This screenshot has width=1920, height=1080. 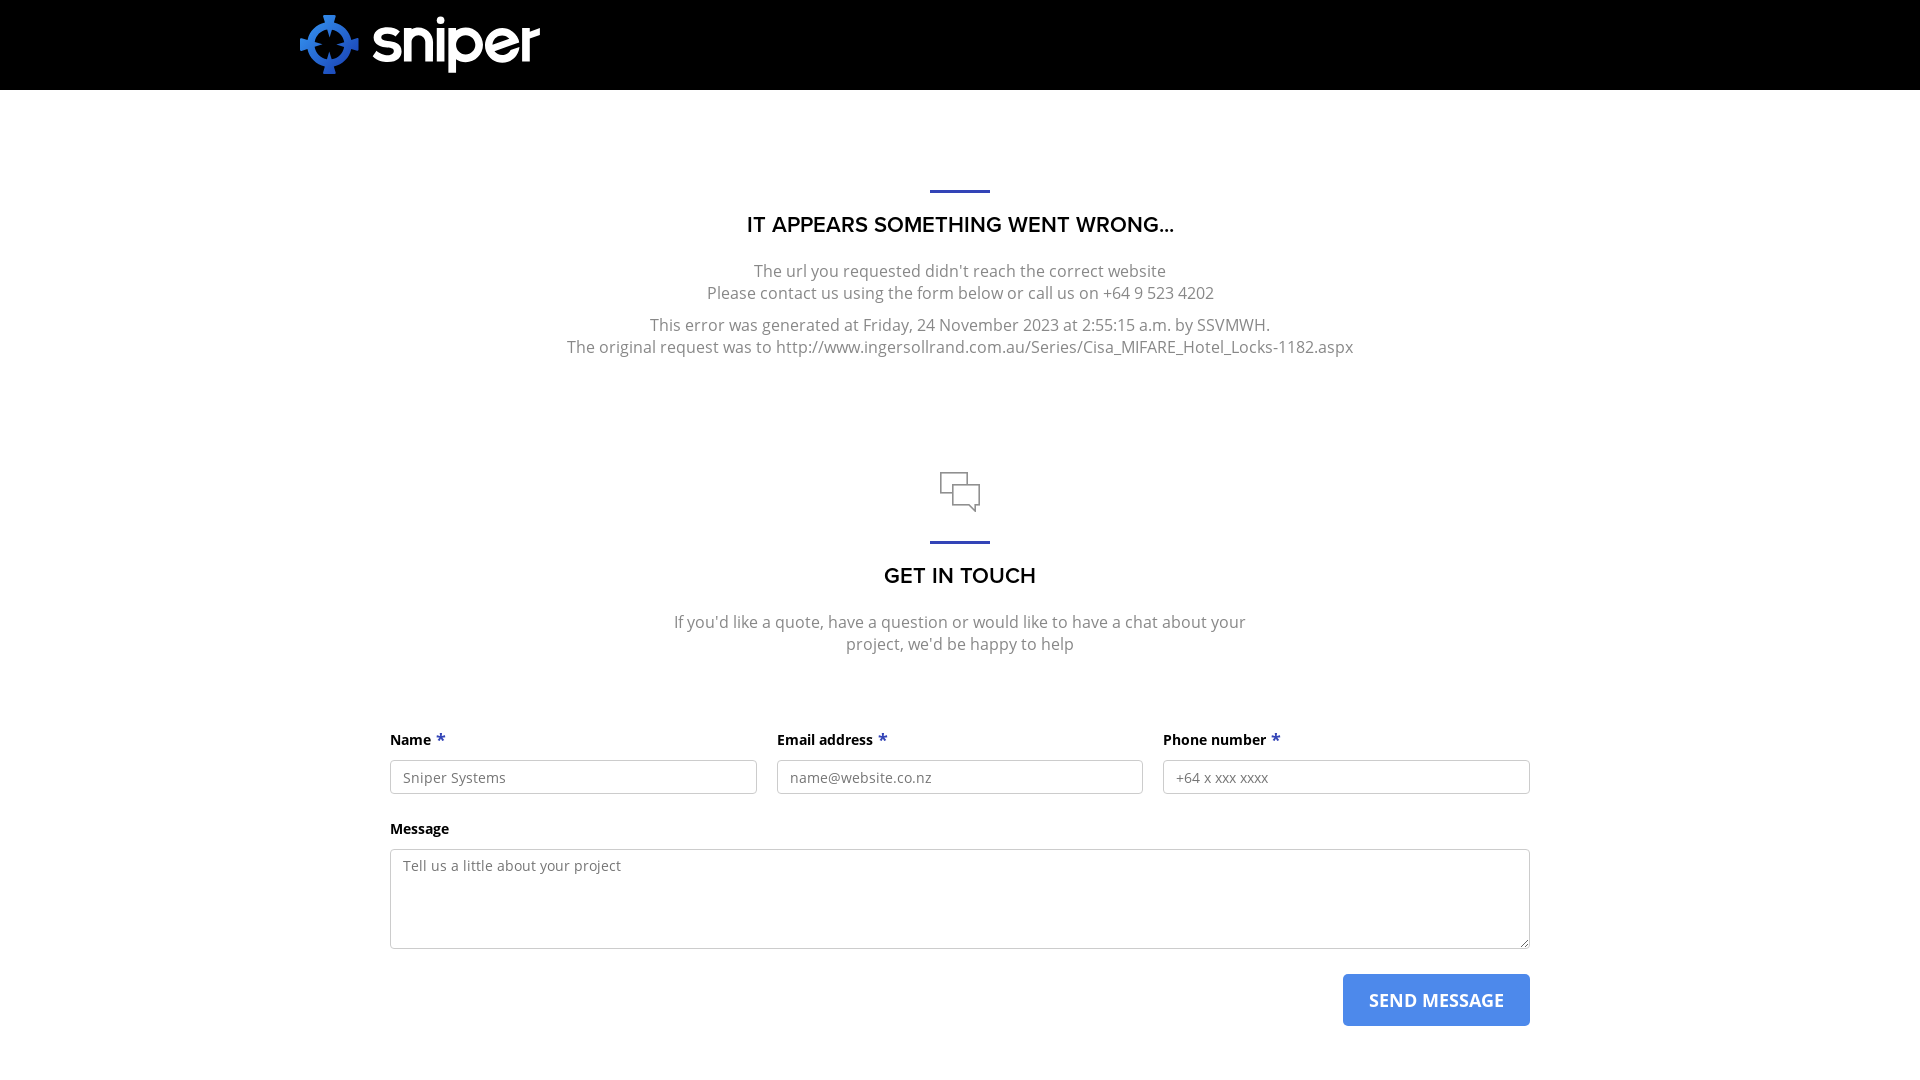 What do you see at coordinates (1343, 999) in the screenshot?
I see `'SEND MESSAGE'` at bounding box center [1343, 999].